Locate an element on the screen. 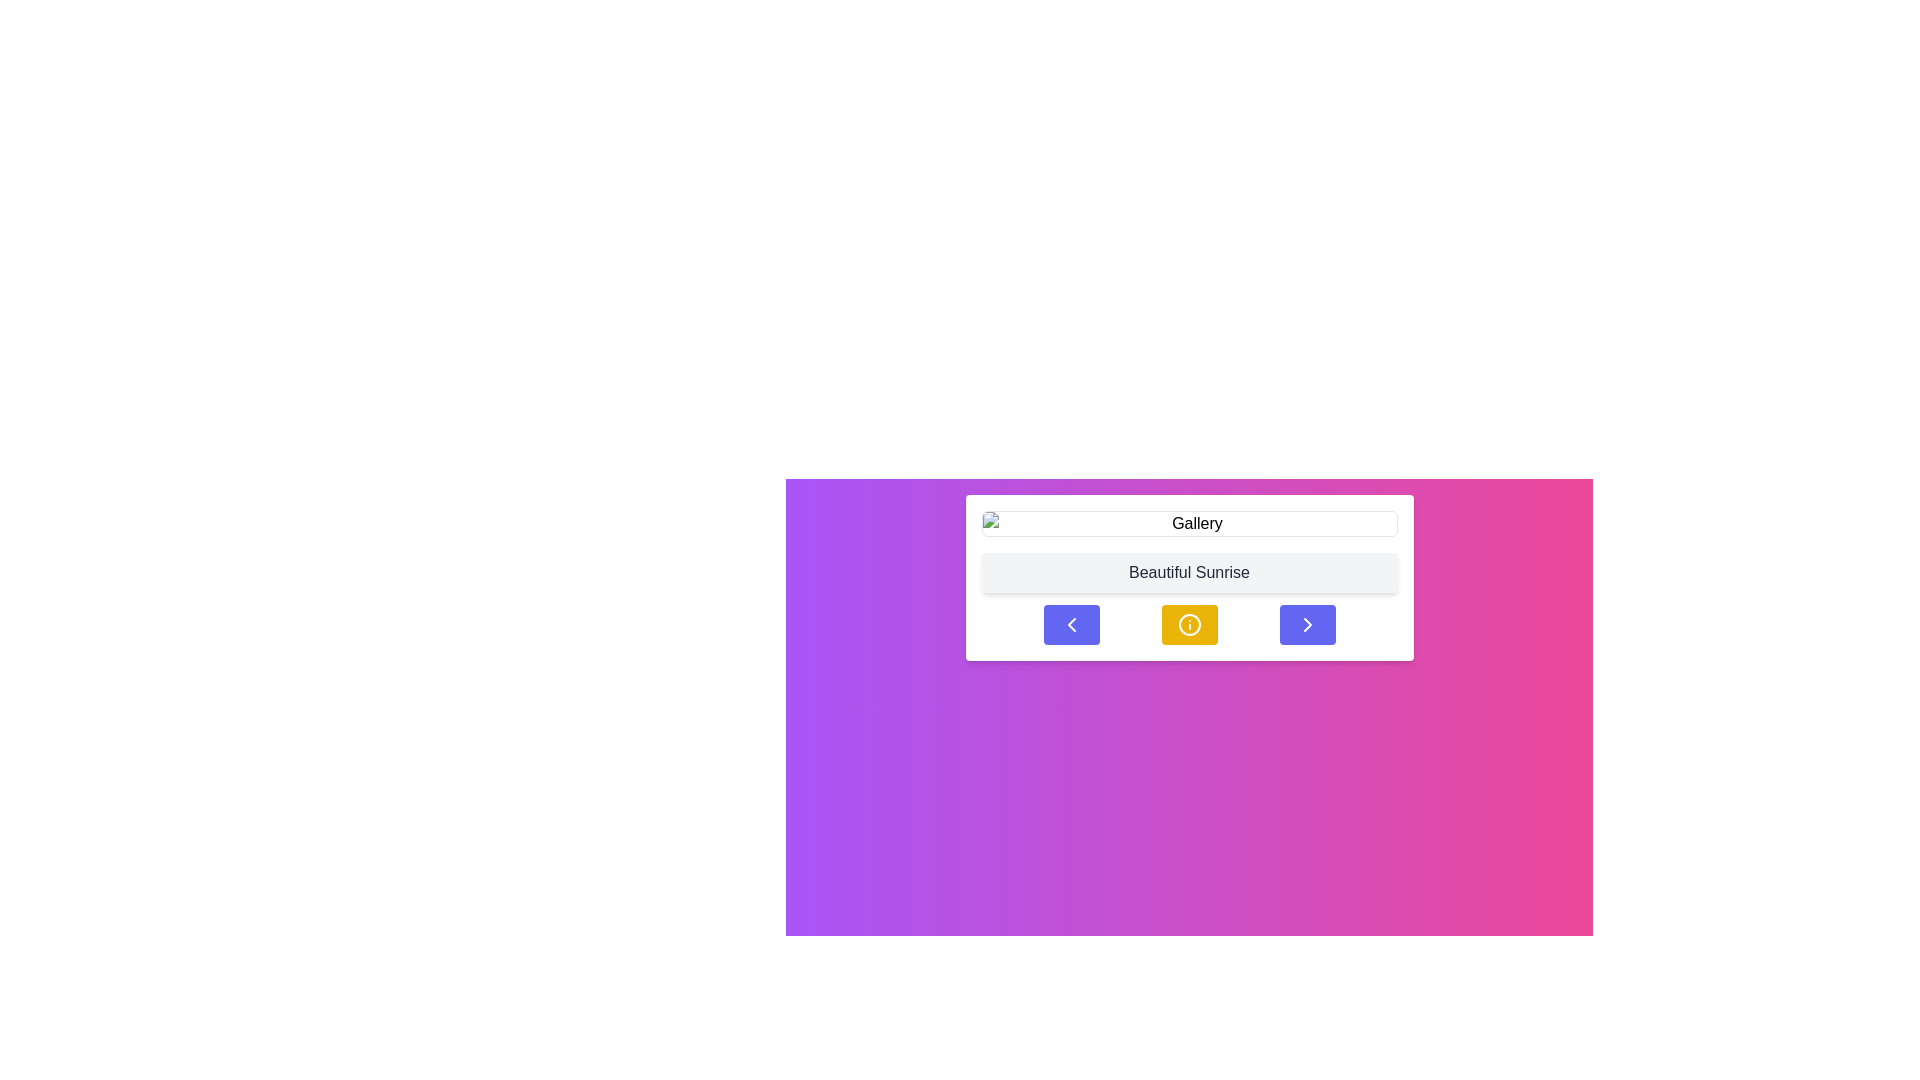  the distinct circular yellow button, which is centrally located below the text 'Beautiful Sunrise' and above the main gradient background is located at coordinates (1189, 623).